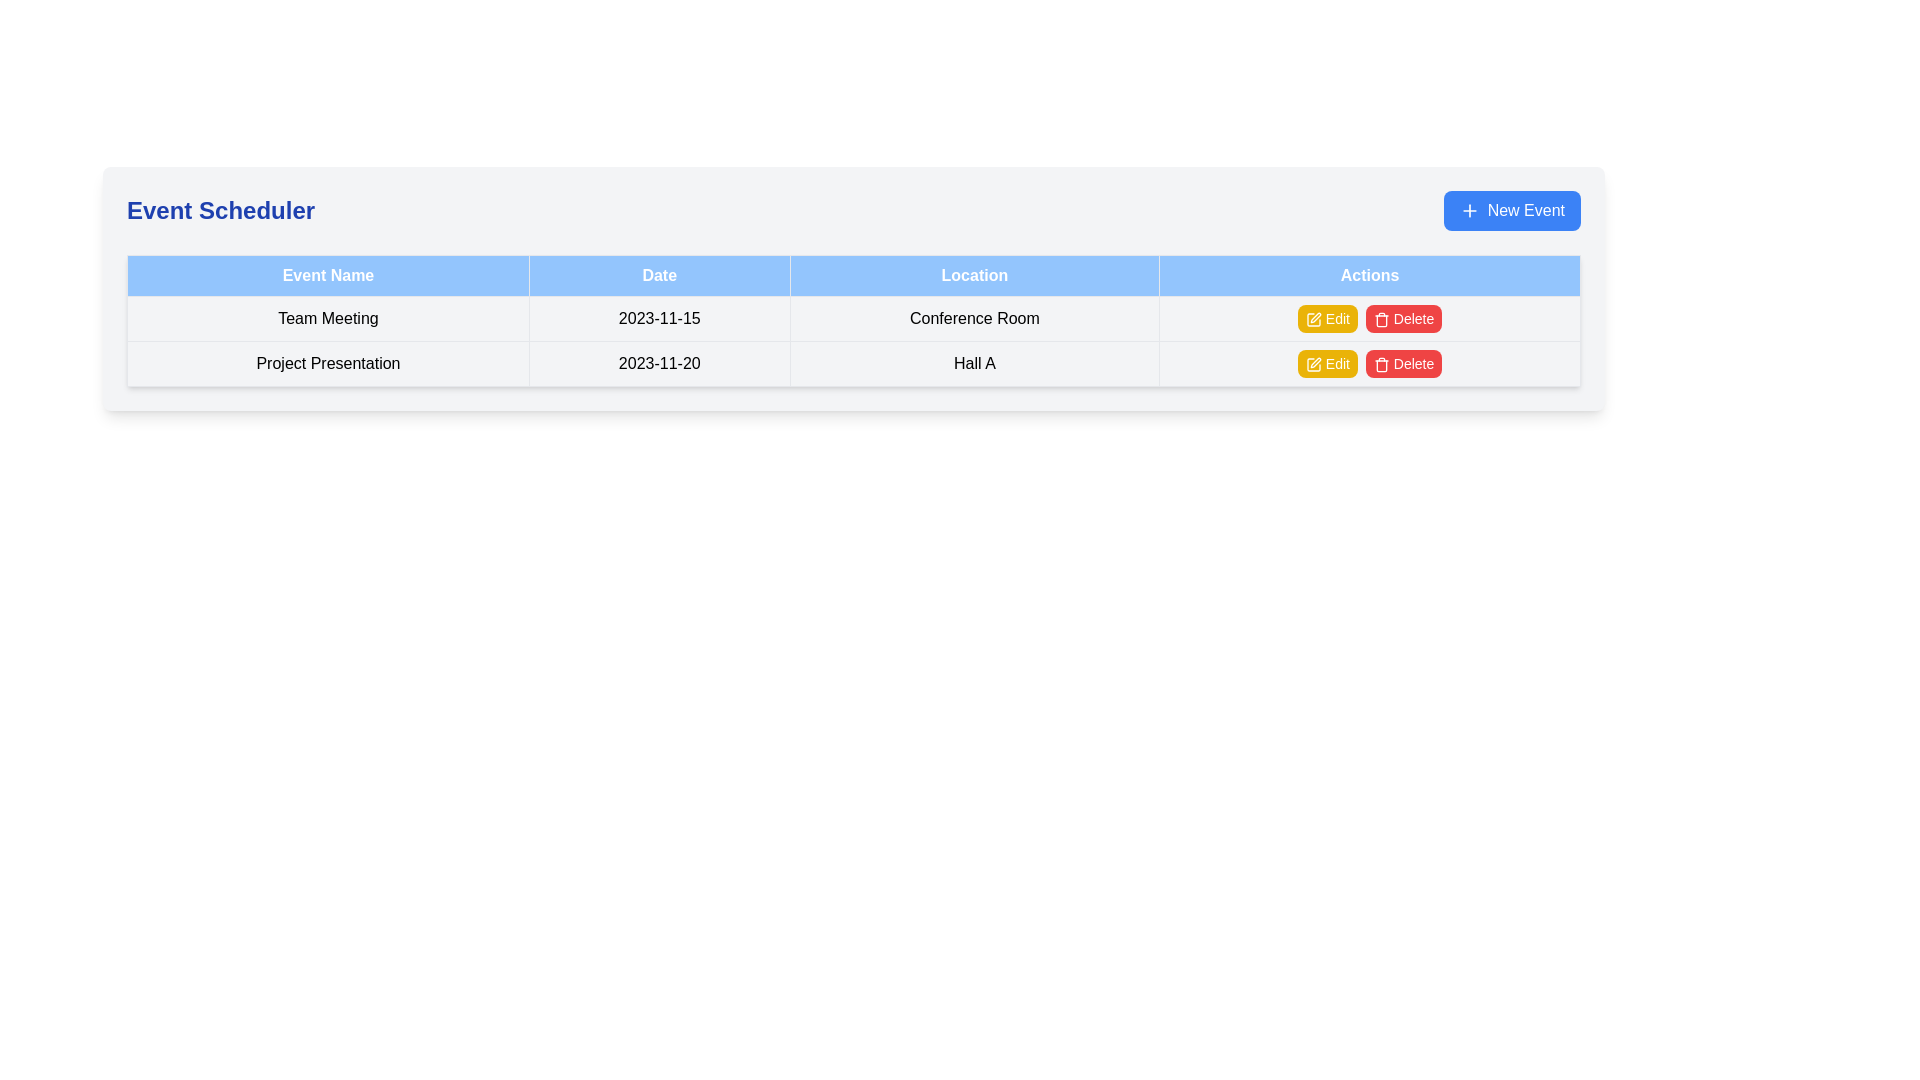  I want to click on the 'Edit' button with a golden yellow background and a pencil icon, which is the first button in the 'Actions' column of the first row in the table, so click(1327, 318).